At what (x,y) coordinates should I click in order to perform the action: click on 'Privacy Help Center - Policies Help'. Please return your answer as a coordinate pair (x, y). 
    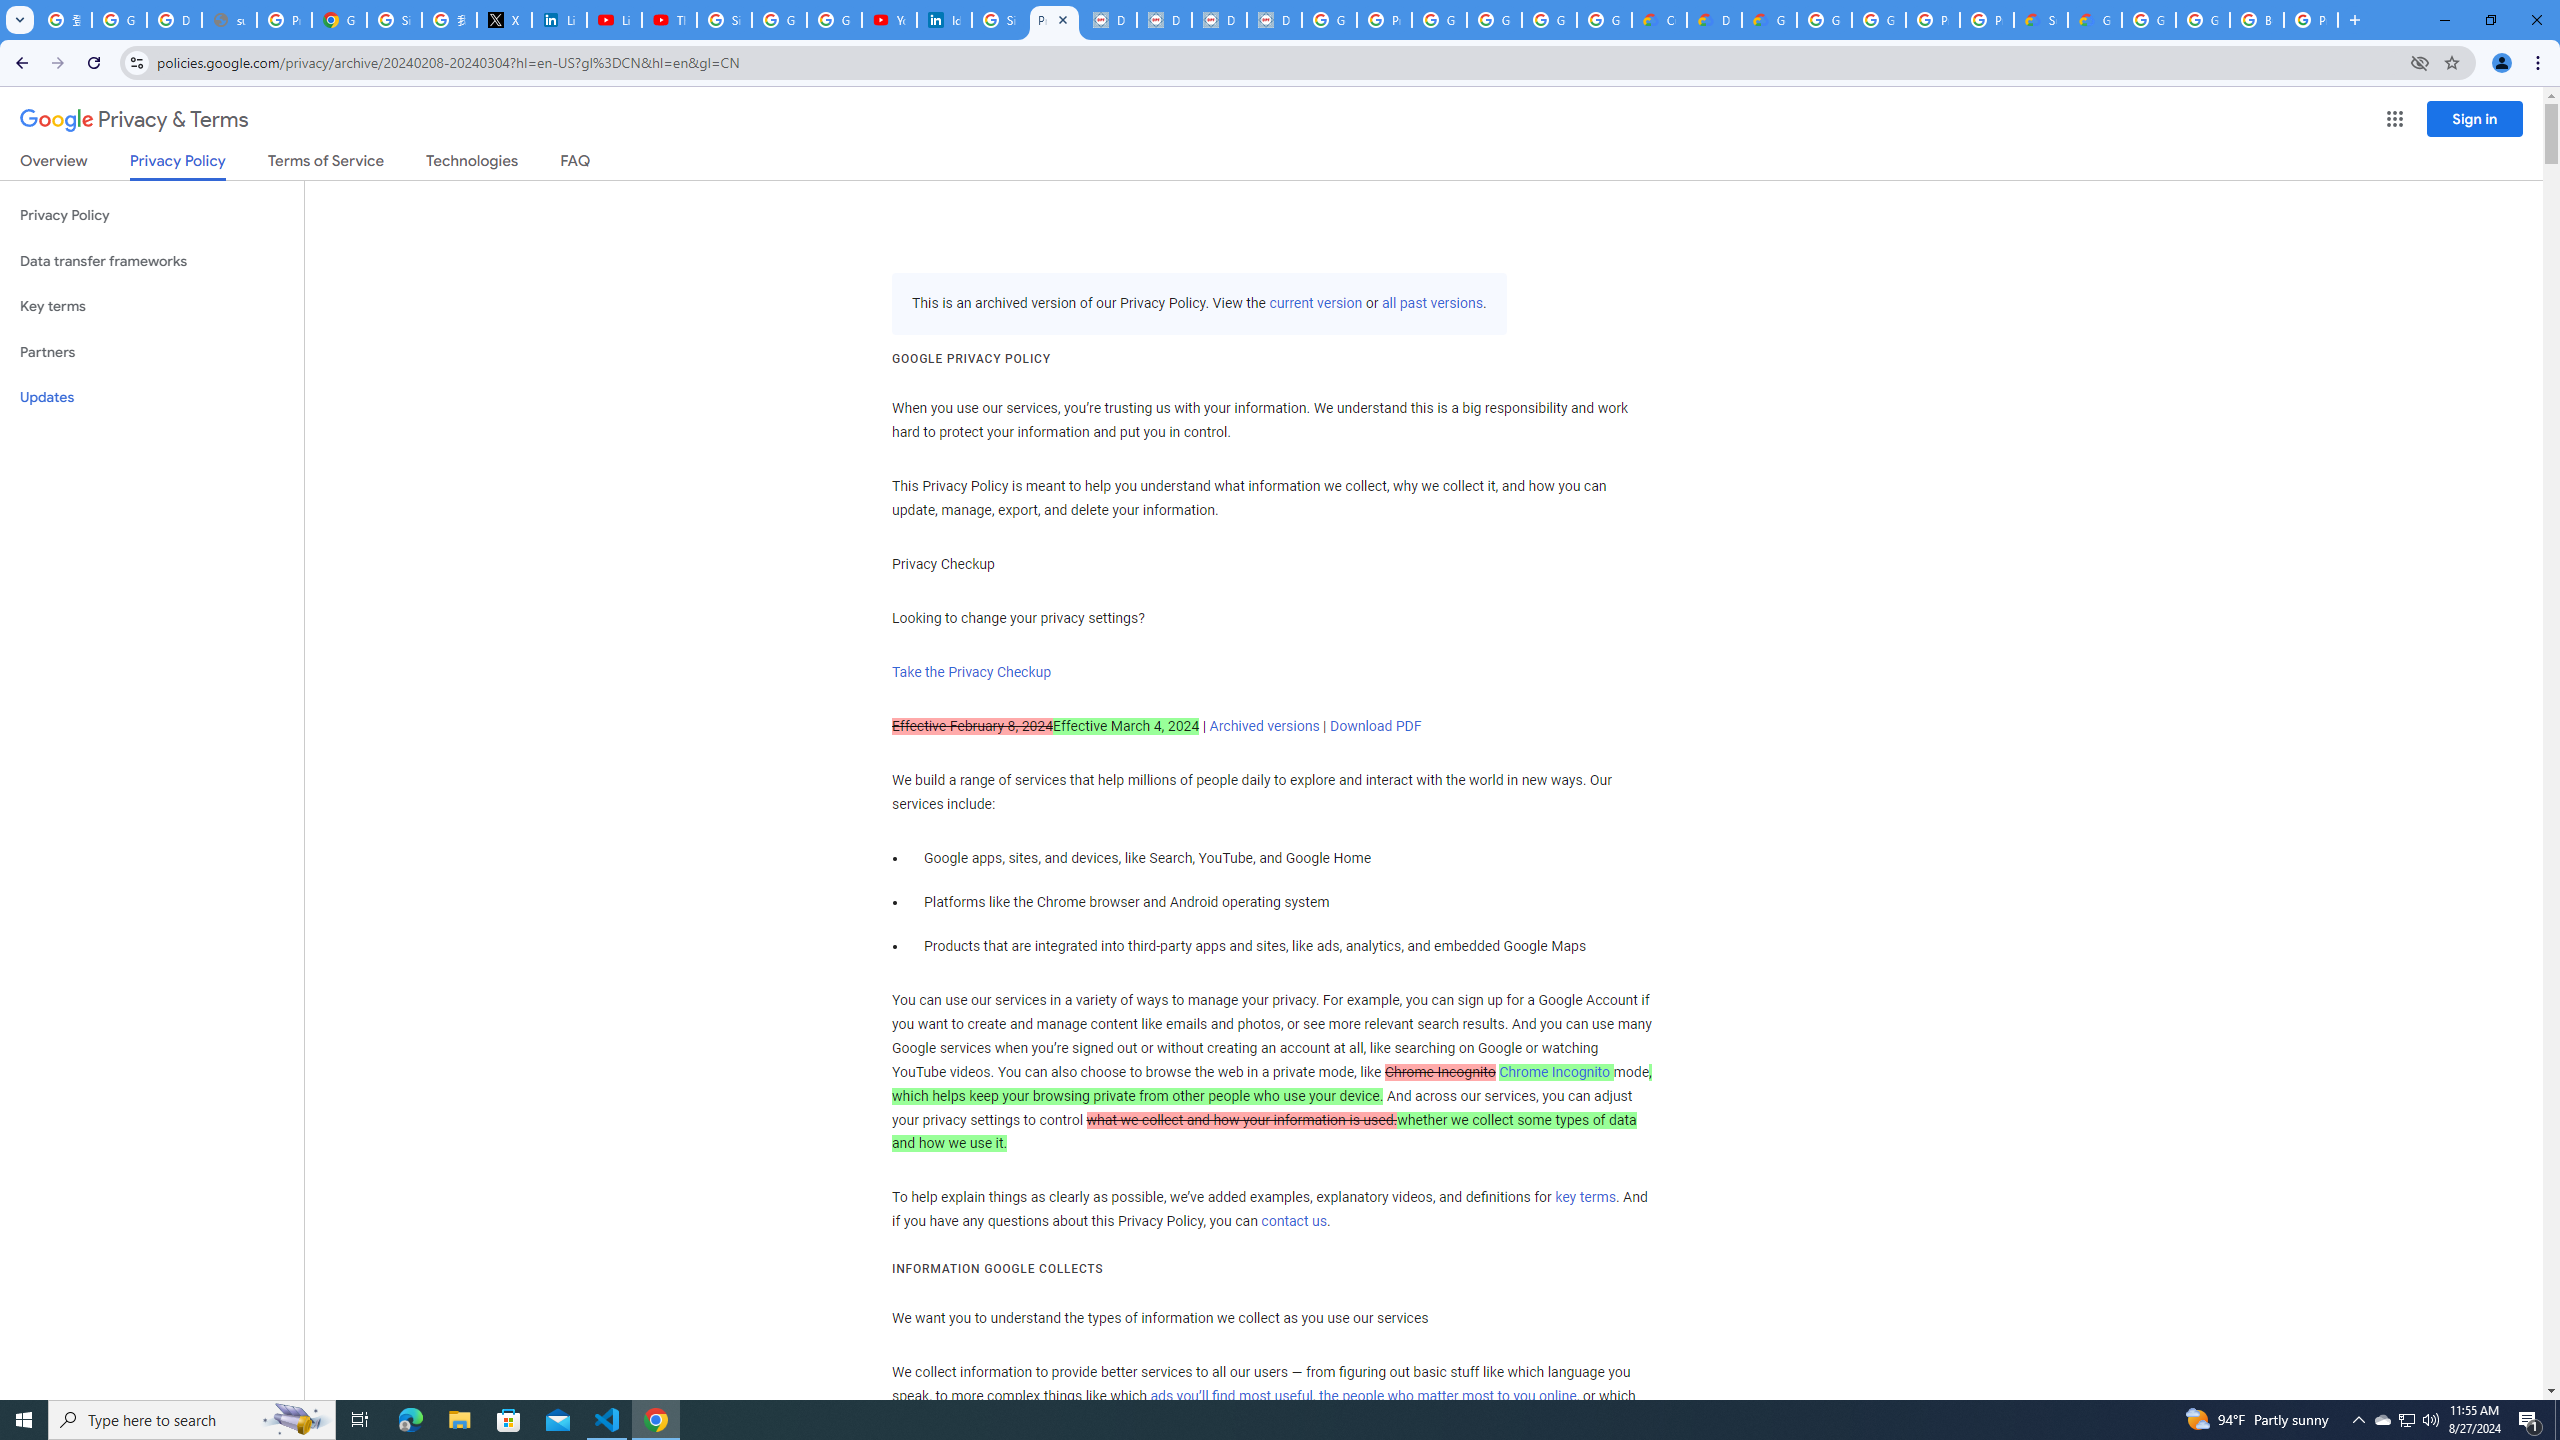
    Looking at the image, I should click on (284, 19).